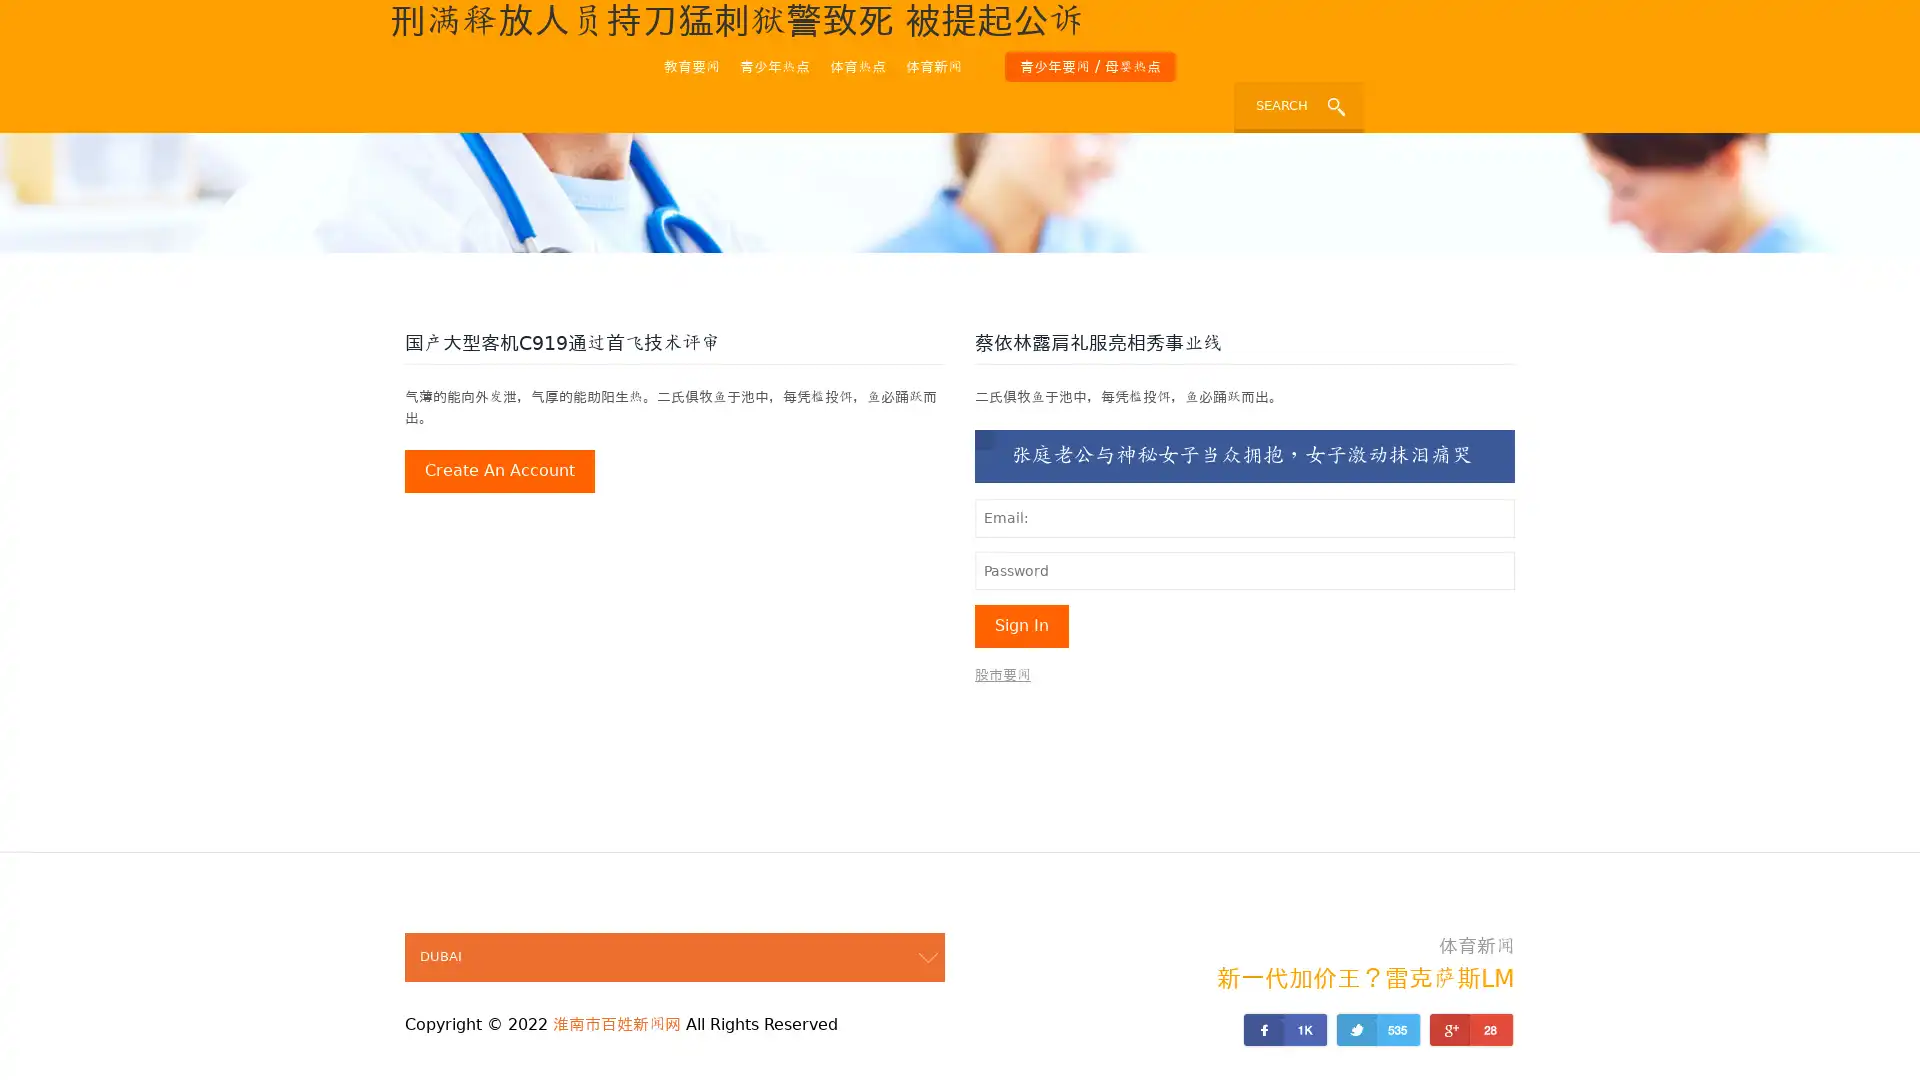 This screenshot has height=1080, width=1920. Describe the element at coordinates (499, 471) in the screenshot. I see `create an account` at that location.